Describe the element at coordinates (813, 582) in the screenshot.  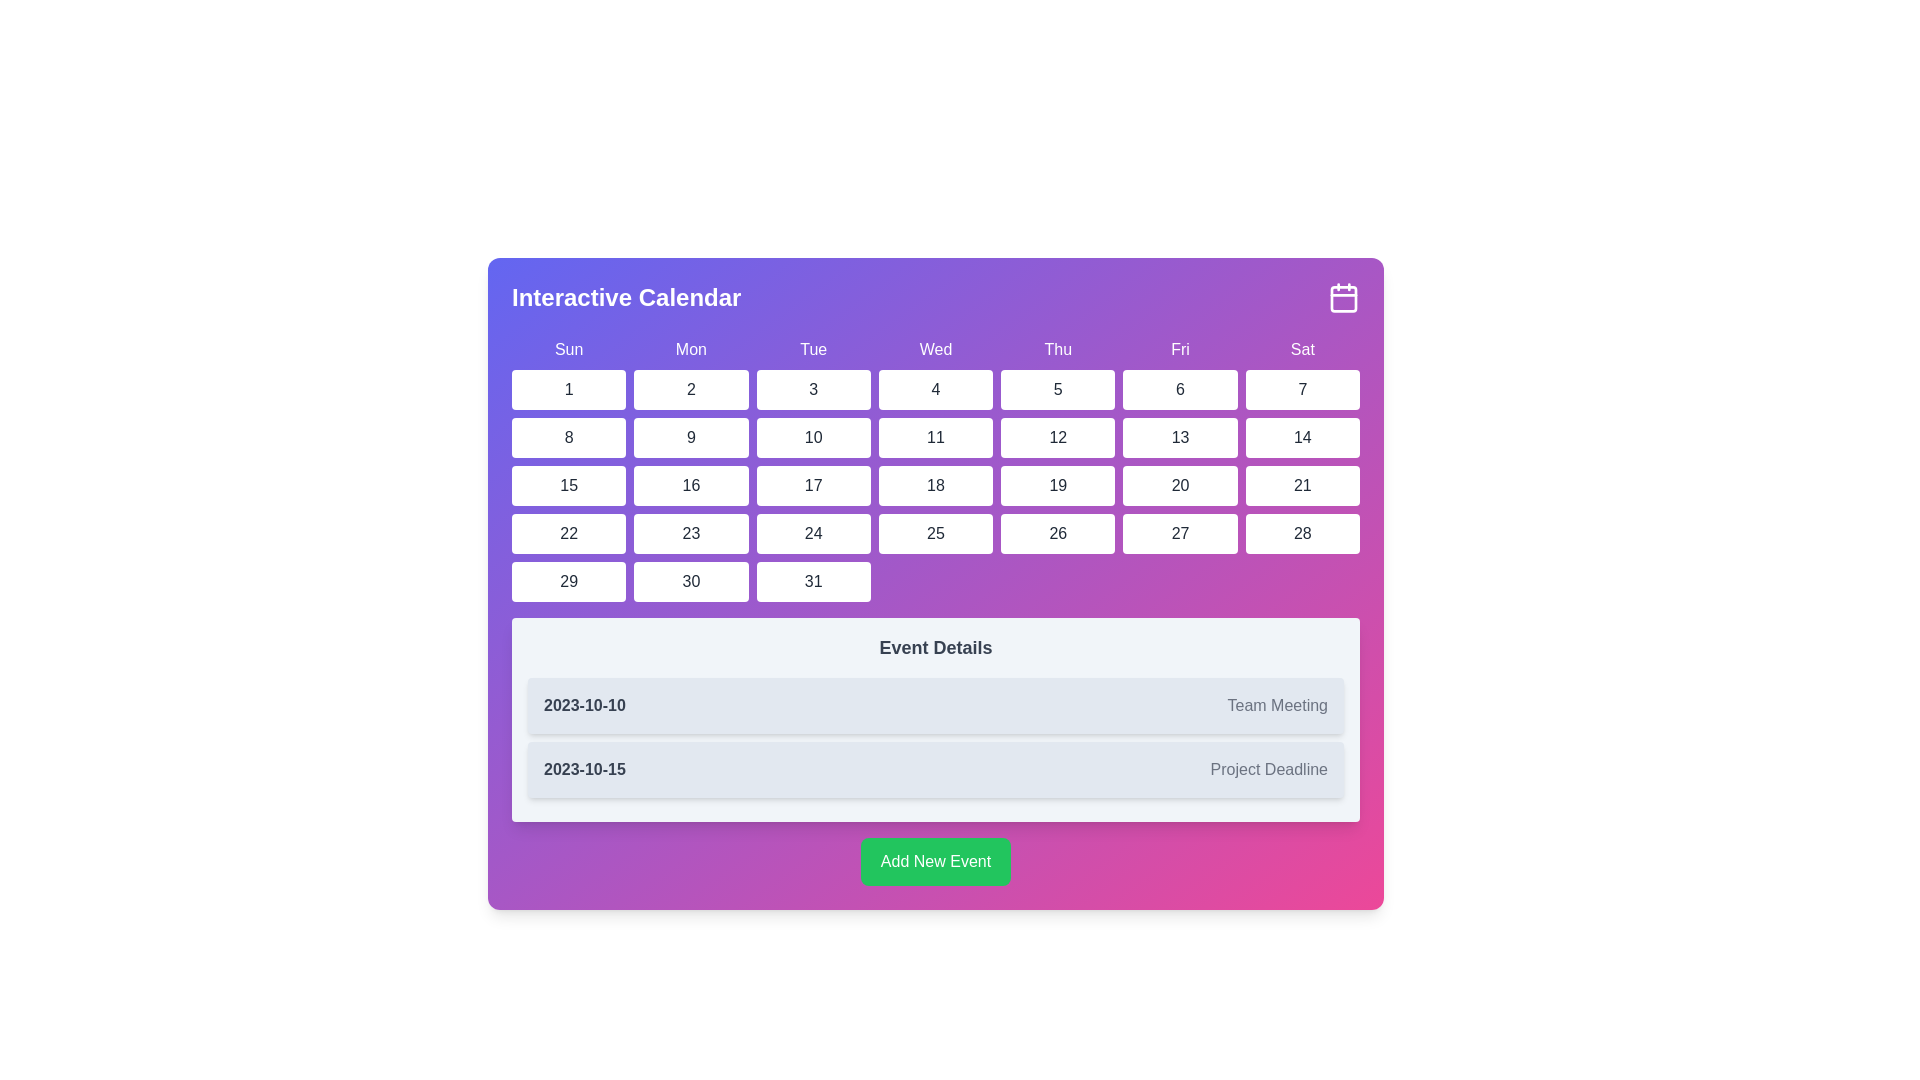
I see `the rounded button displaying the text '31', located in the bottom-right corner of the calendar grid, beneath the 'Tue' column header` at that location.